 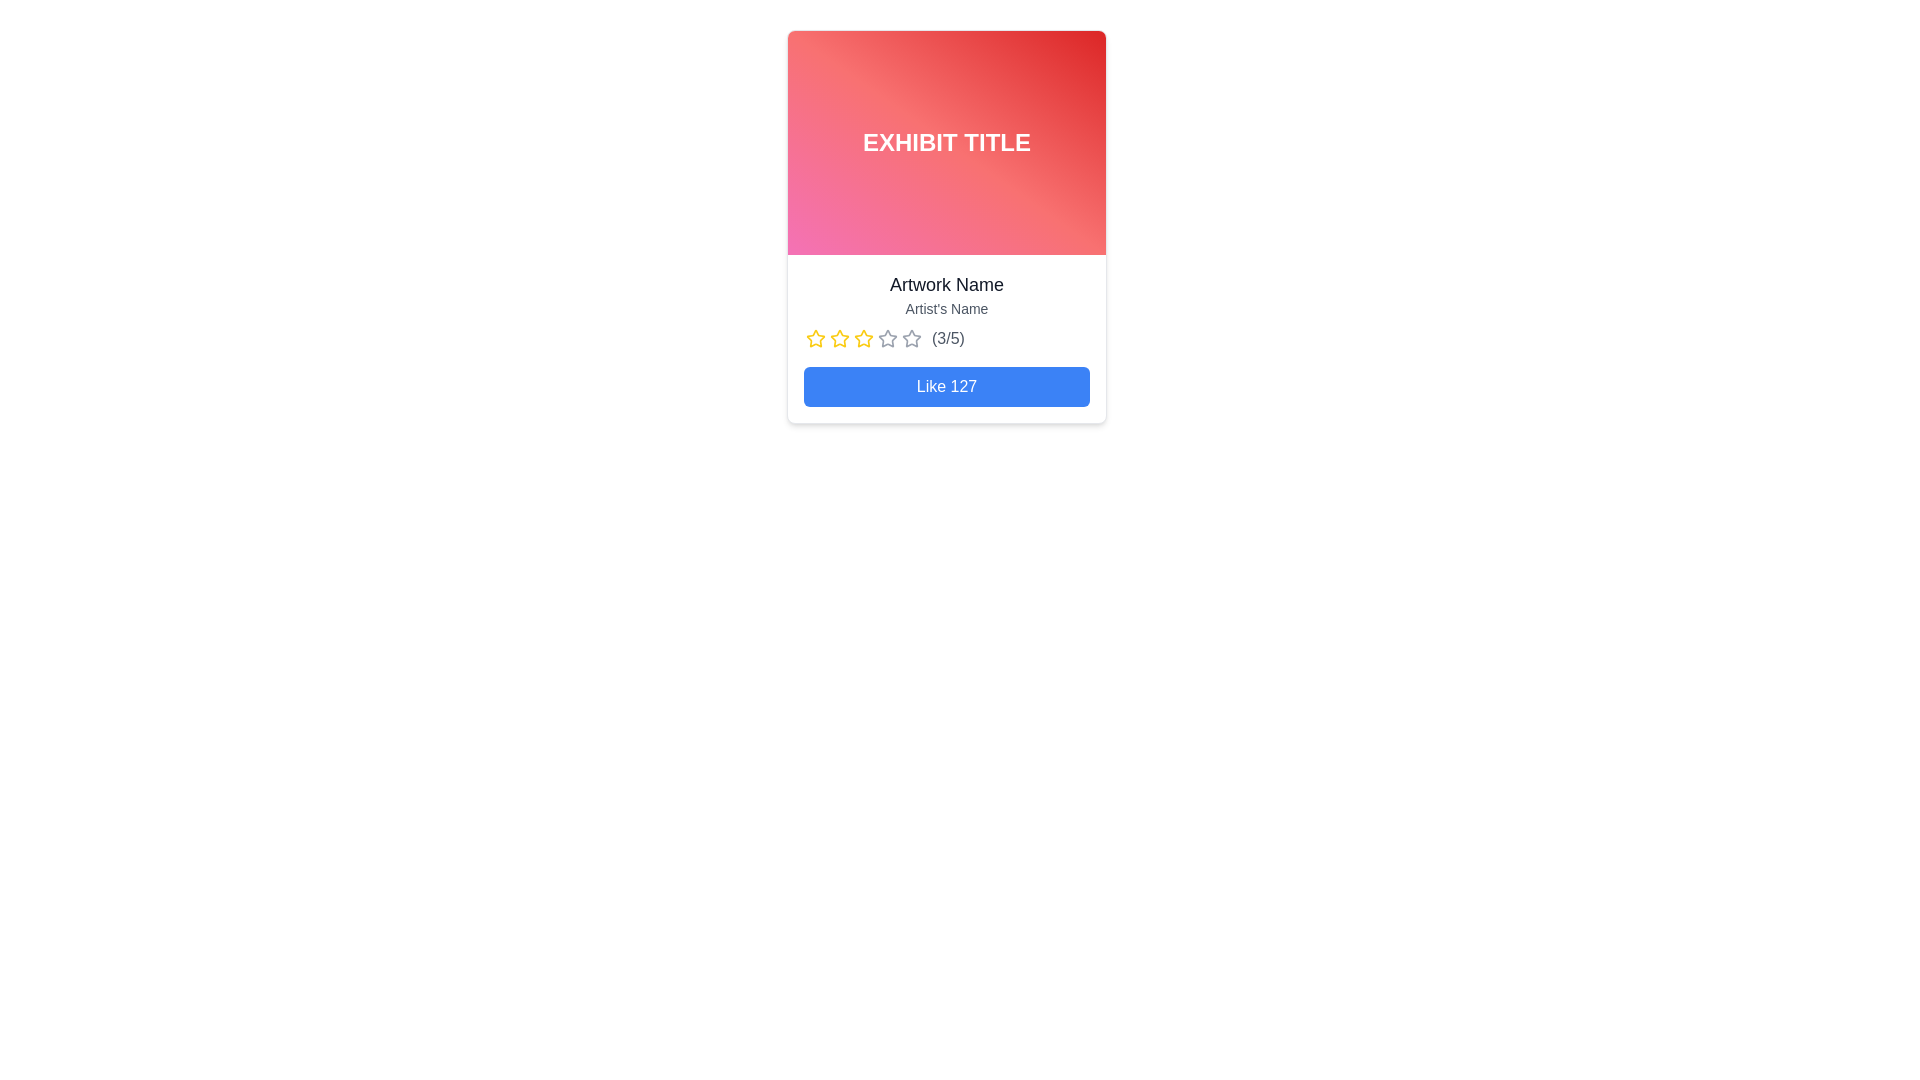 I want to click on the static text displaying the artist's name associated with the artwork, which is located between the artwork's title 'Artwork Name' and the rating stars below, so click(x=945, y=308).